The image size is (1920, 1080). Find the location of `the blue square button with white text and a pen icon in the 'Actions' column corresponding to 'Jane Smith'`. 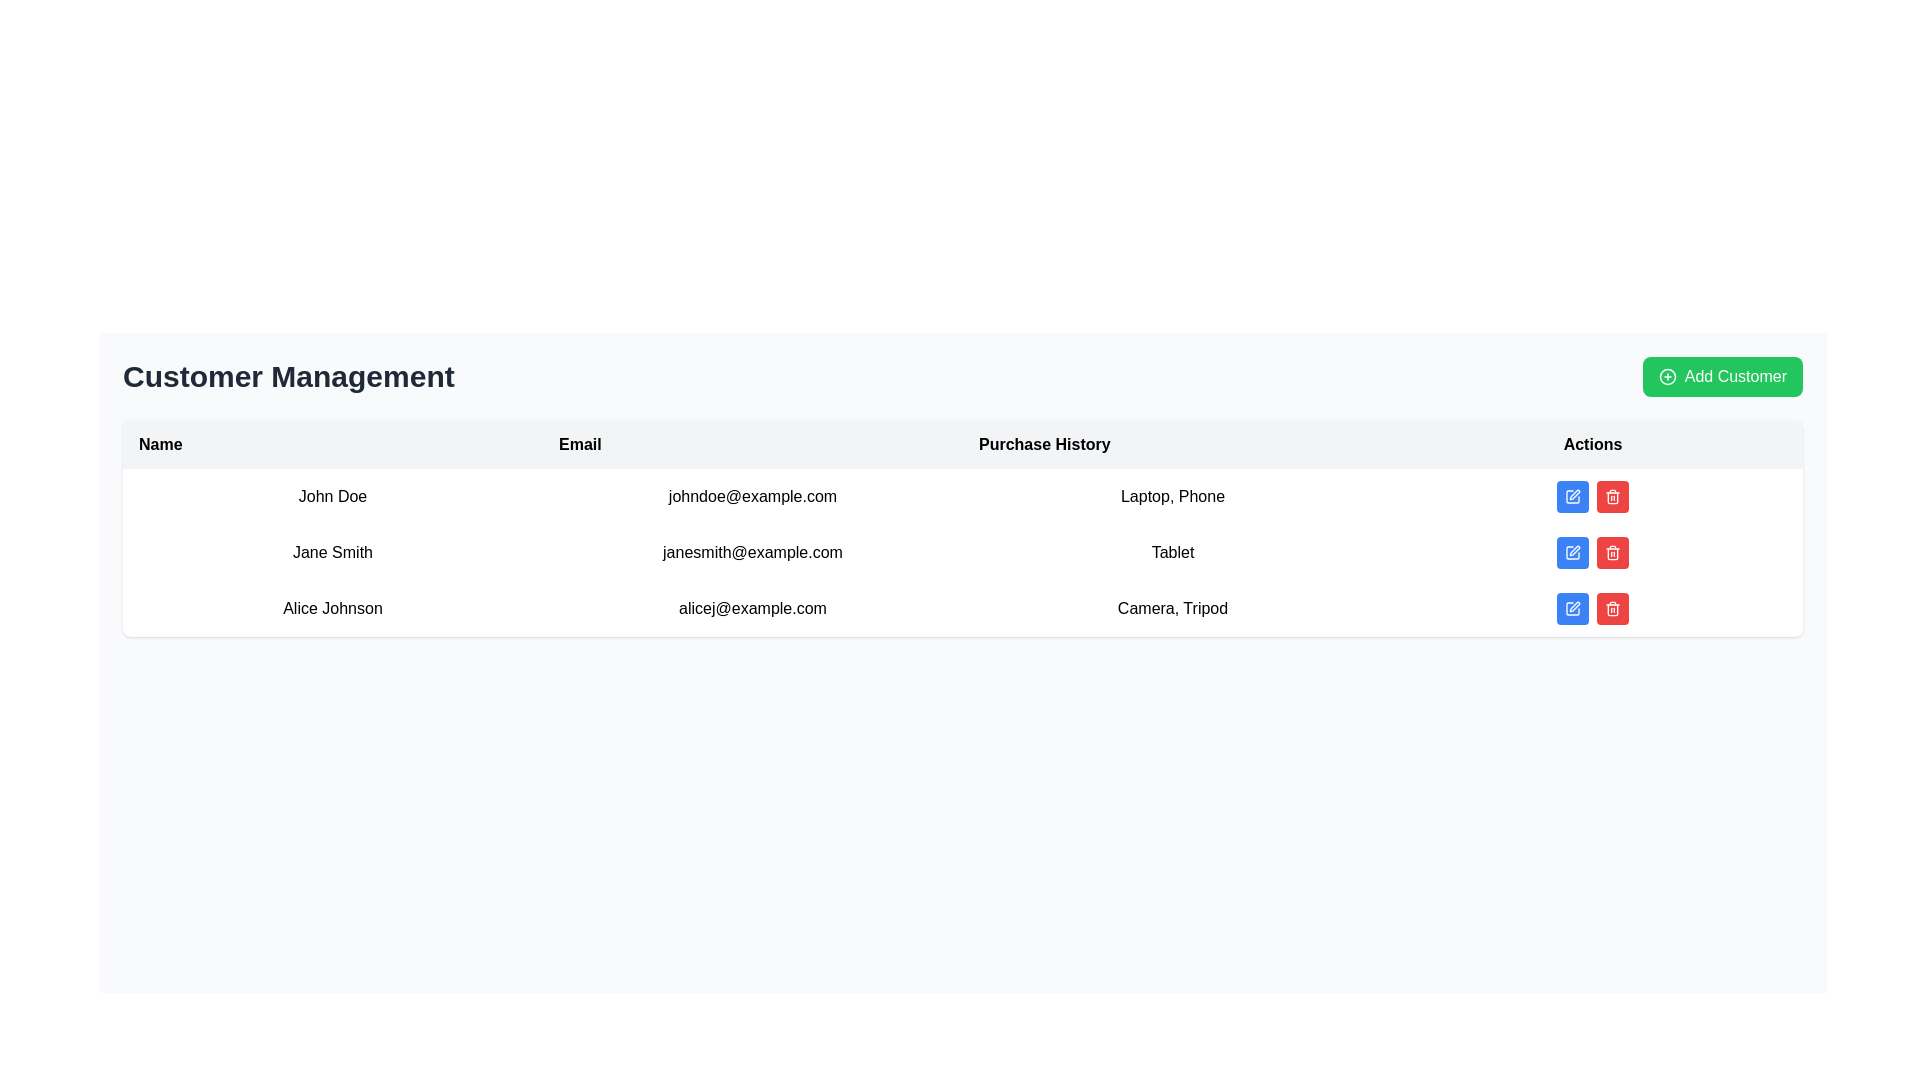

the blue square button with white text and a pen icon in the 'Actions' column corresponding to 'Jane Smith' is located at coordinates (1572, 552).